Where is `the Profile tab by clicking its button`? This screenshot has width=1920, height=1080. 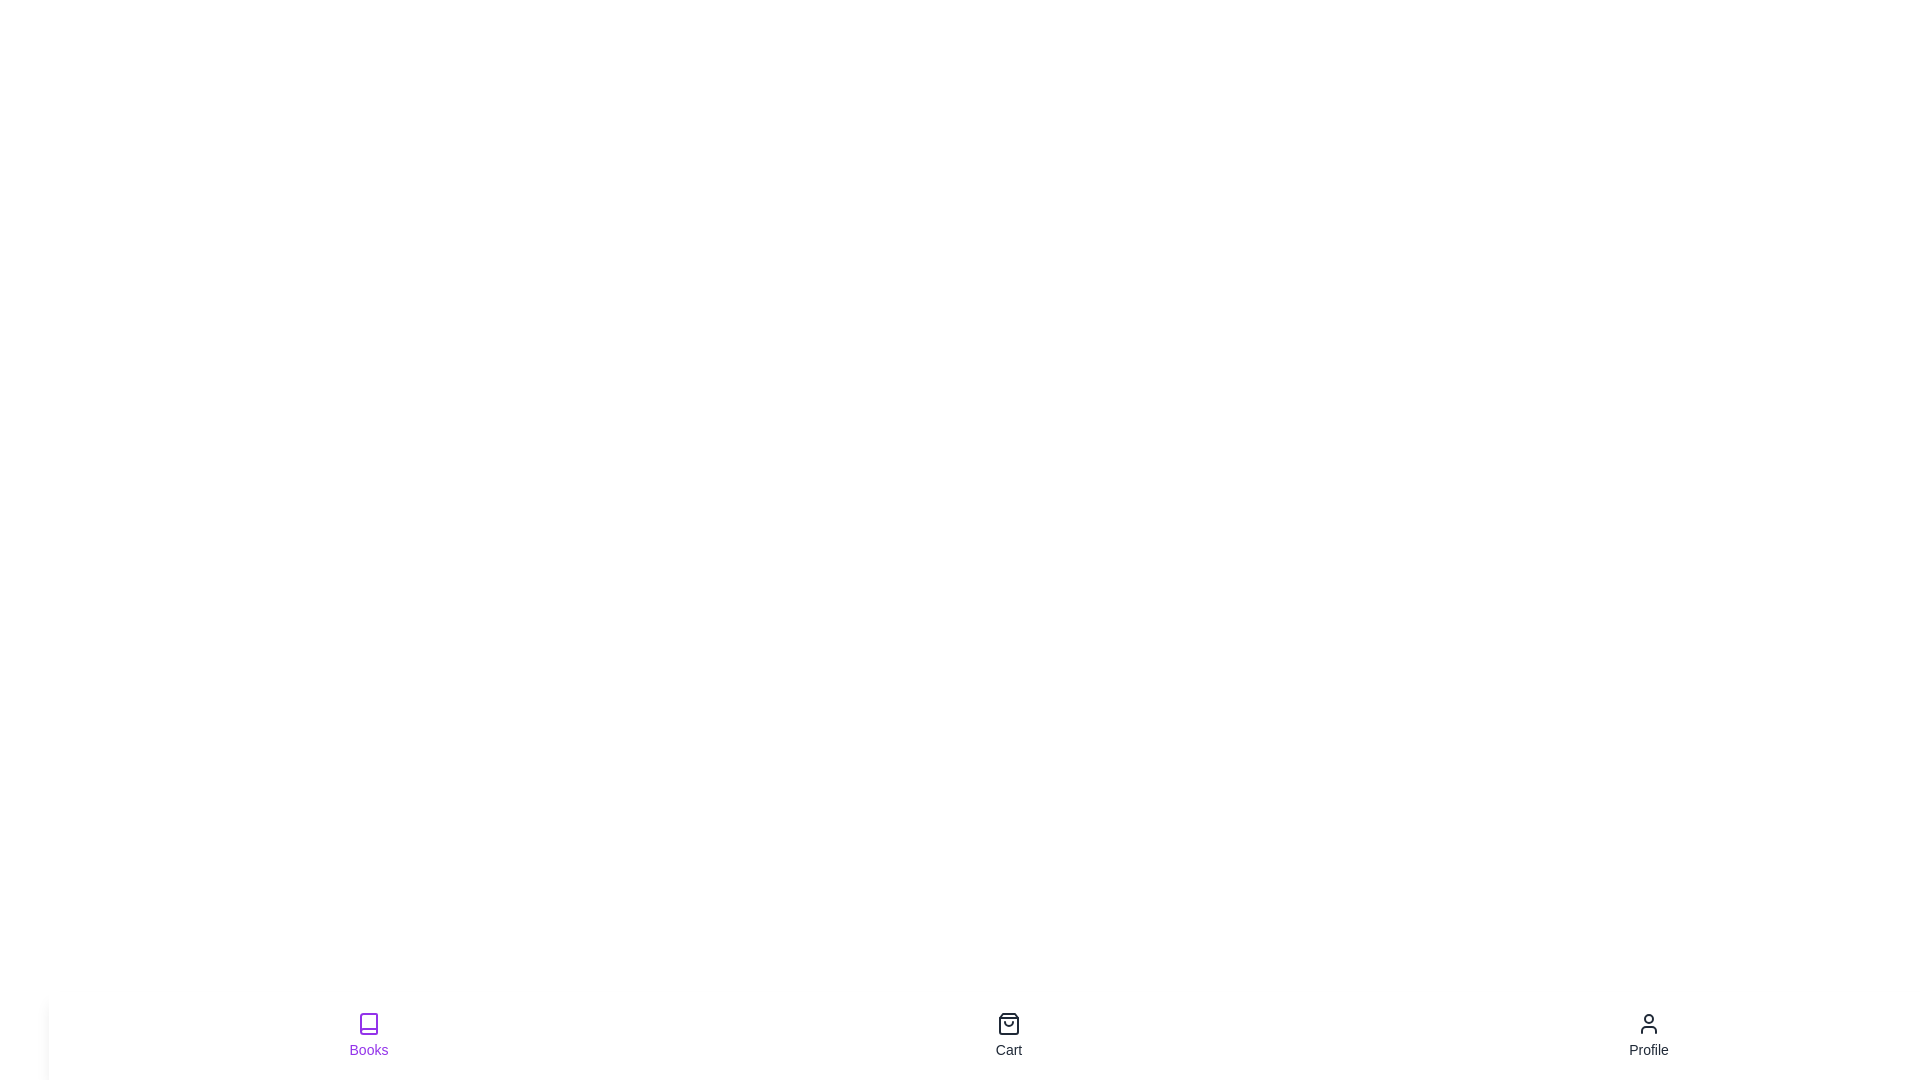
the Profile tab by clicking its button is located at coordinates (1649, 1035).